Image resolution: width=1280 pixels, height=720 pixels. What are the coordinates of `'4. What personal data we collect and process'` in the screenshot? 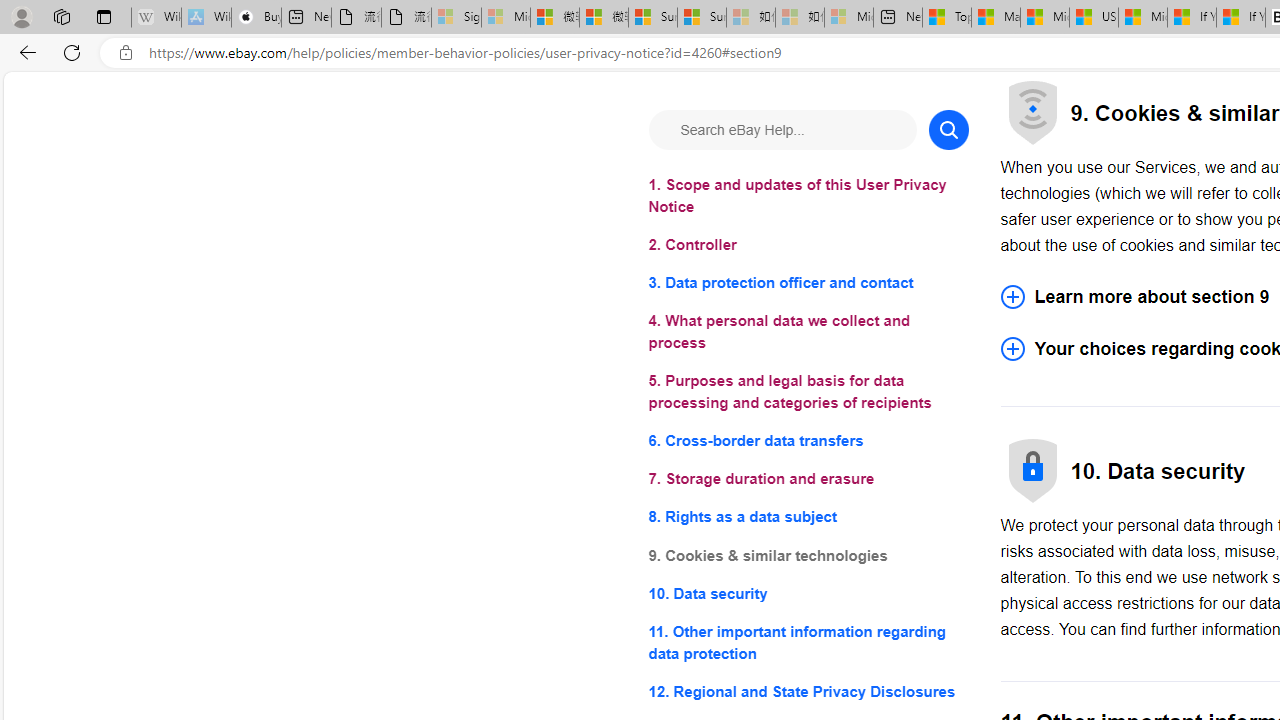 It's located at (808, 331).